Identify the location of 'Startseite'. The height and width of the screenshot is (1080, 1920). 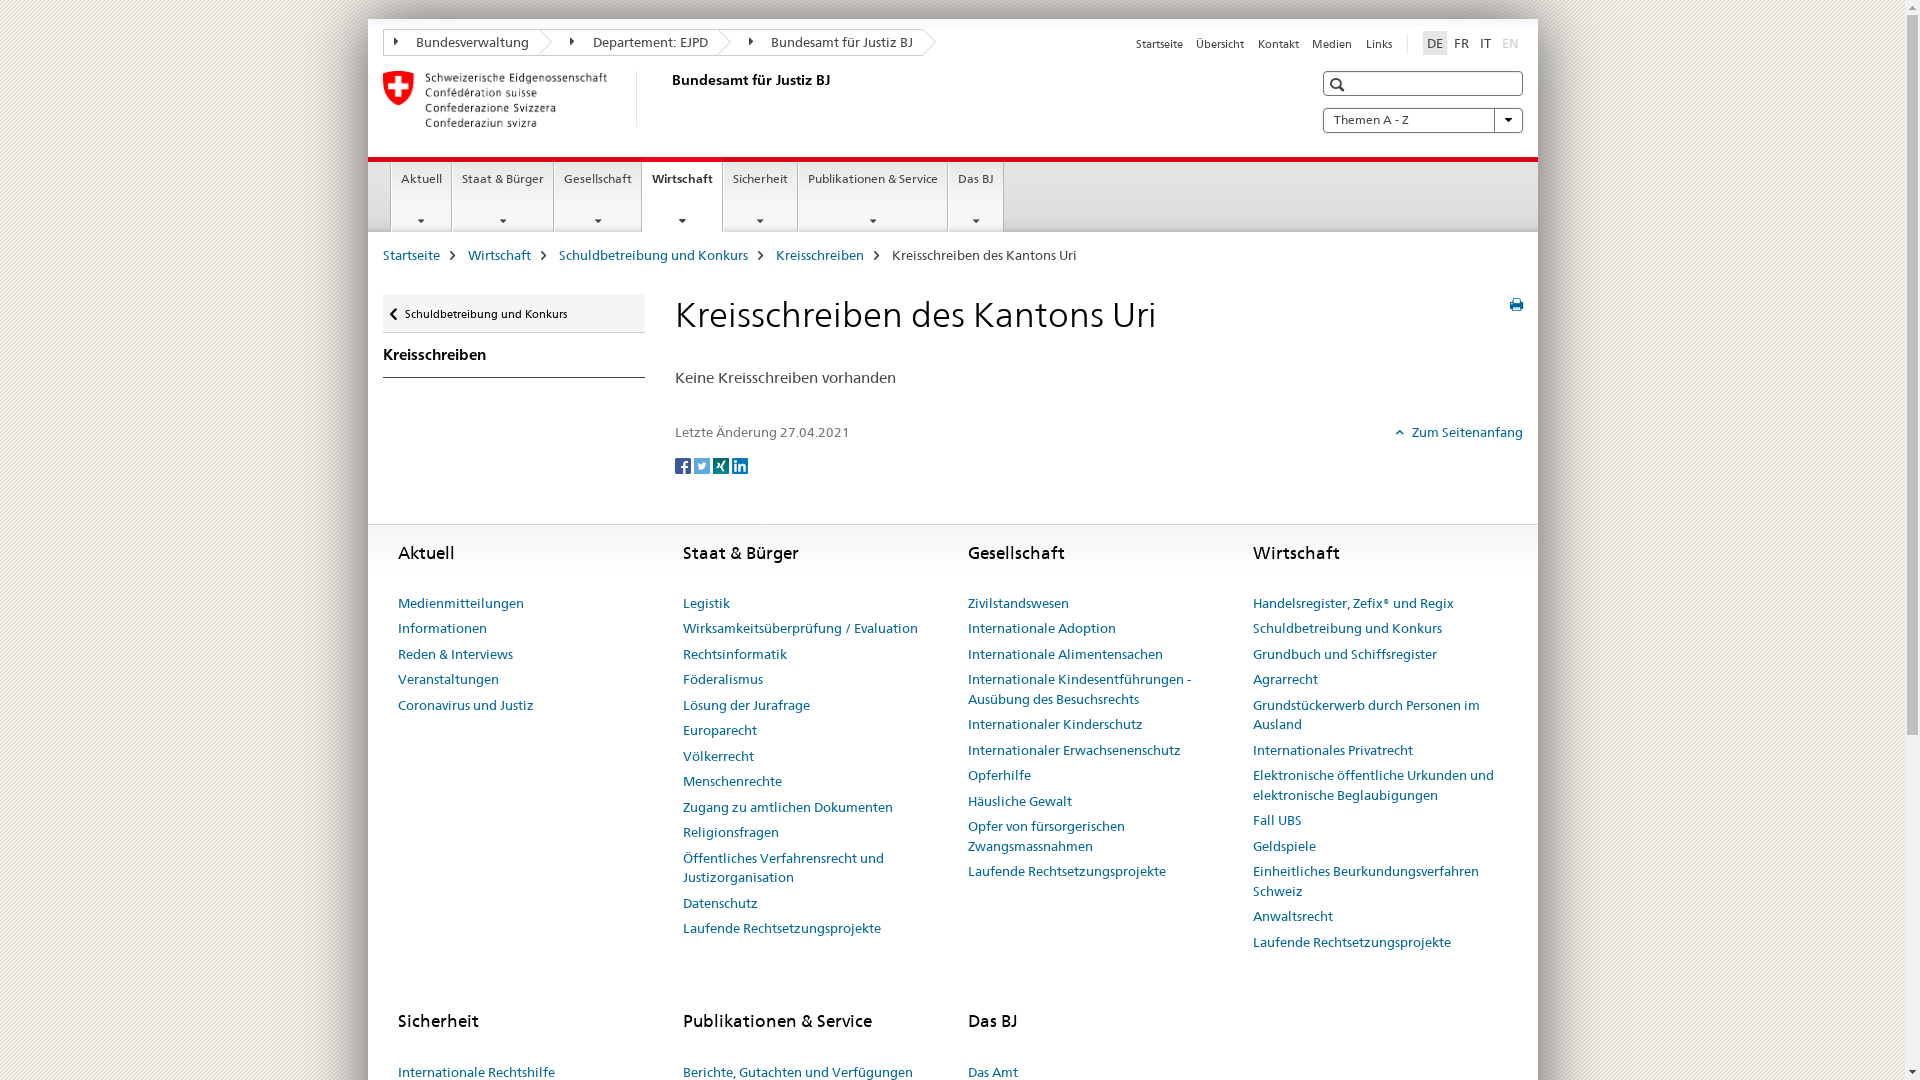
(382, 253).